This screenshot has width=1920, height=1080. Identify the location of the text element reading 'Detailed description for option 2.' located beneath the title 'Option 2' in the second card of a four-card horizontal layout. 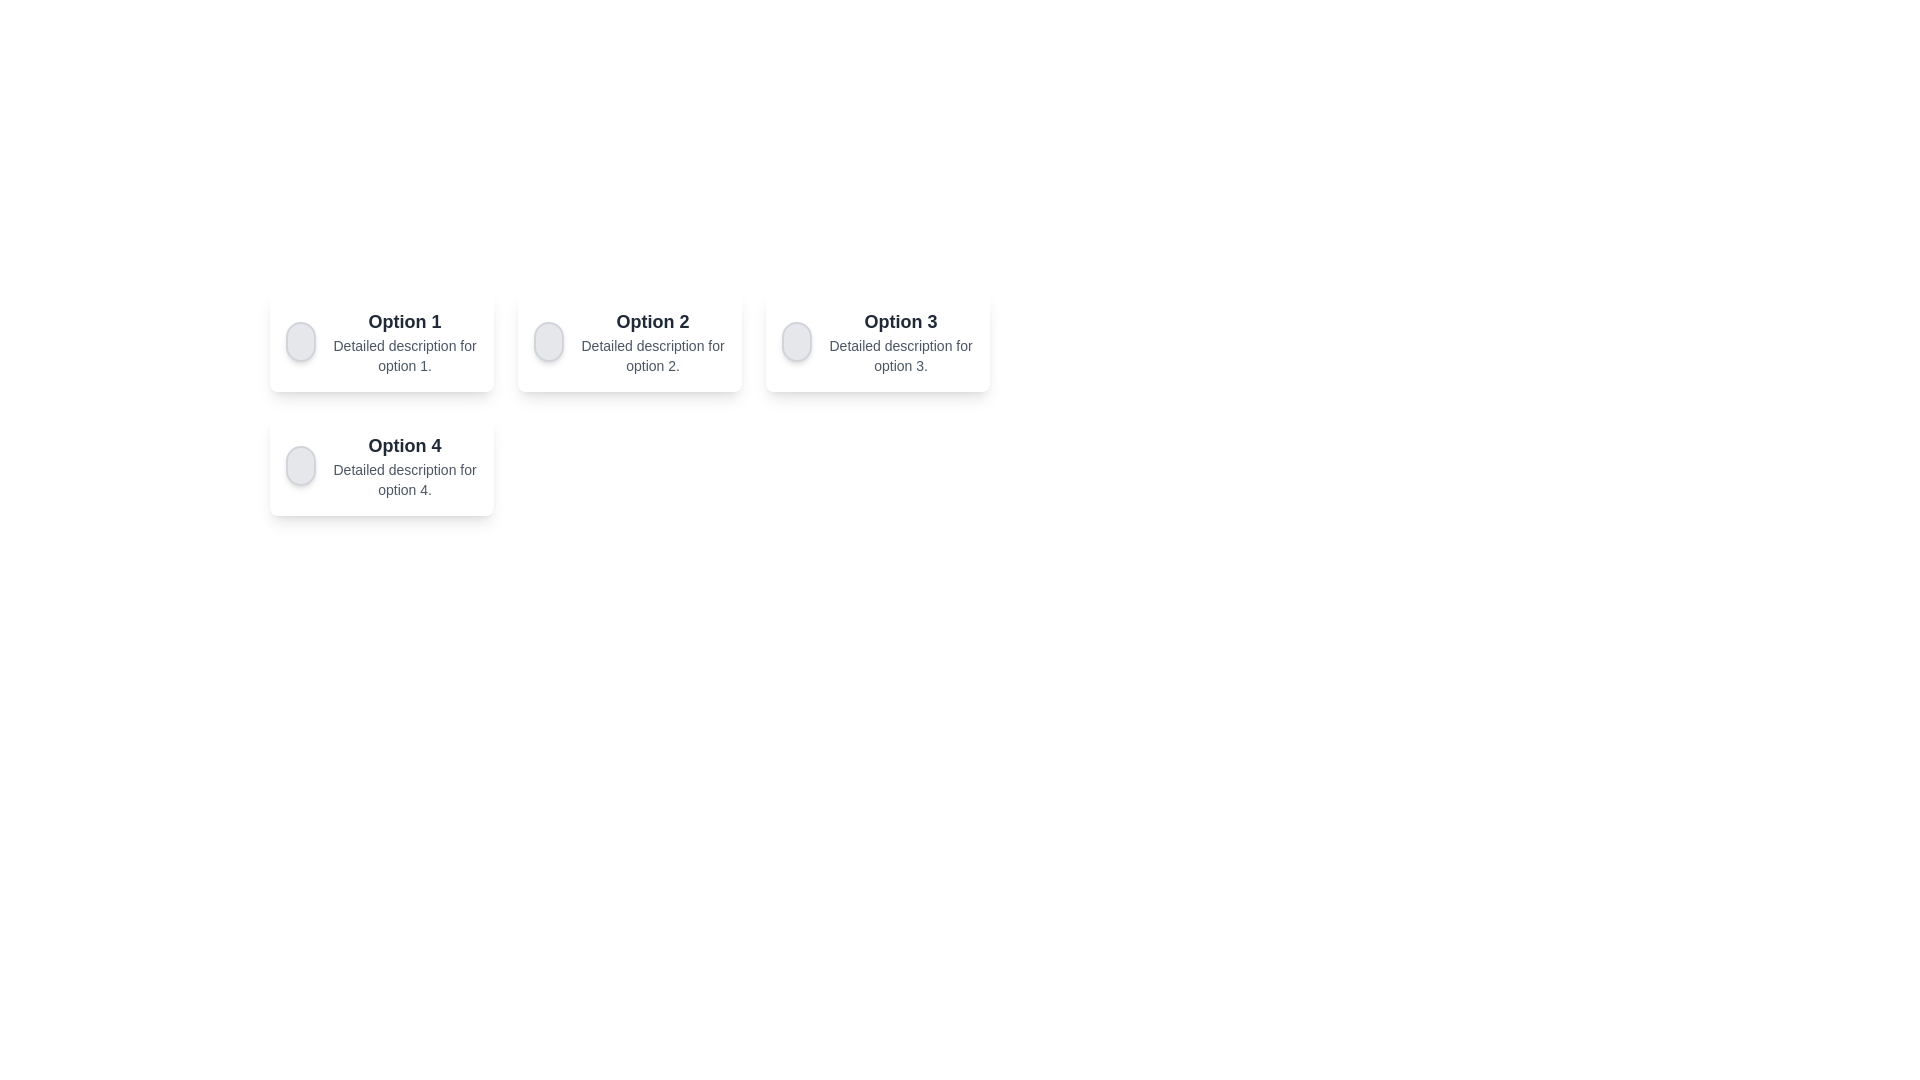
(652, 354).